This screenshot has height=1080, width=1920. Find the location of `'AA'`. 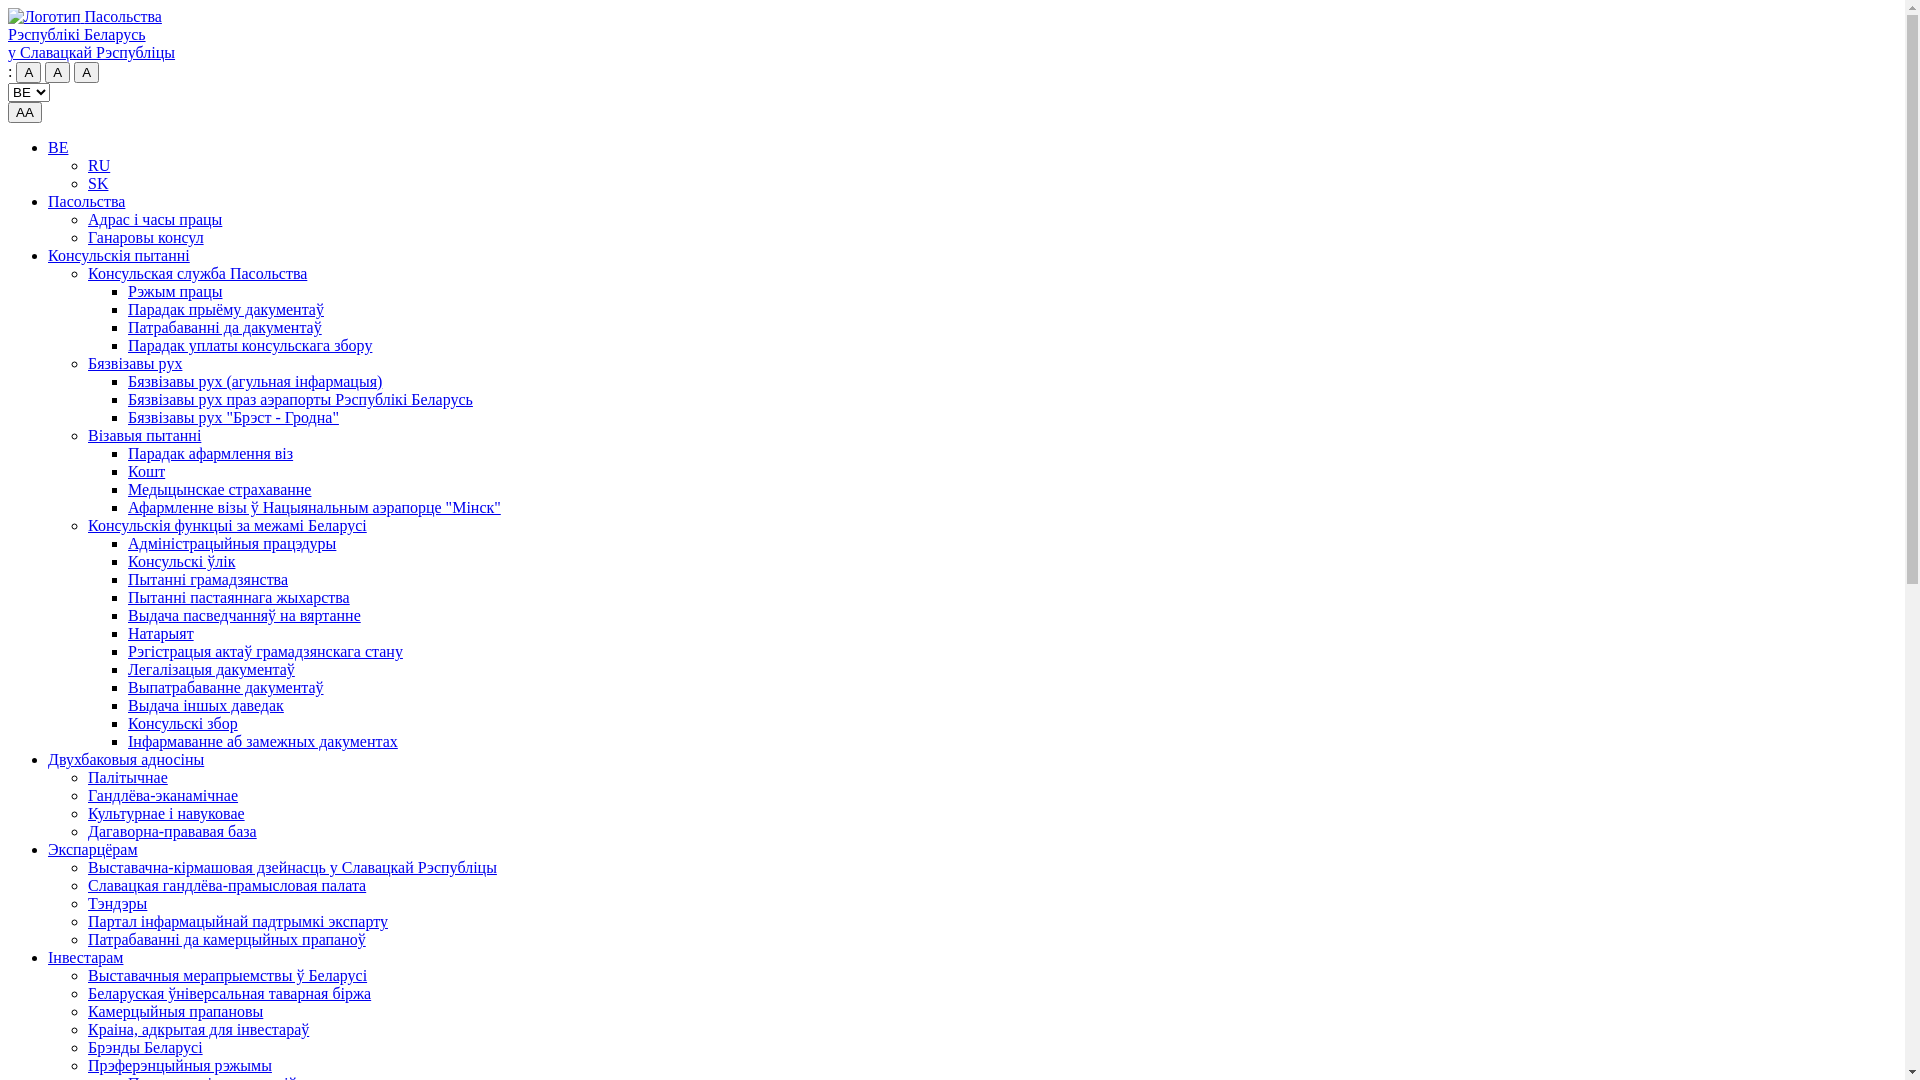

'AA' is located at coordinates (24, 112).